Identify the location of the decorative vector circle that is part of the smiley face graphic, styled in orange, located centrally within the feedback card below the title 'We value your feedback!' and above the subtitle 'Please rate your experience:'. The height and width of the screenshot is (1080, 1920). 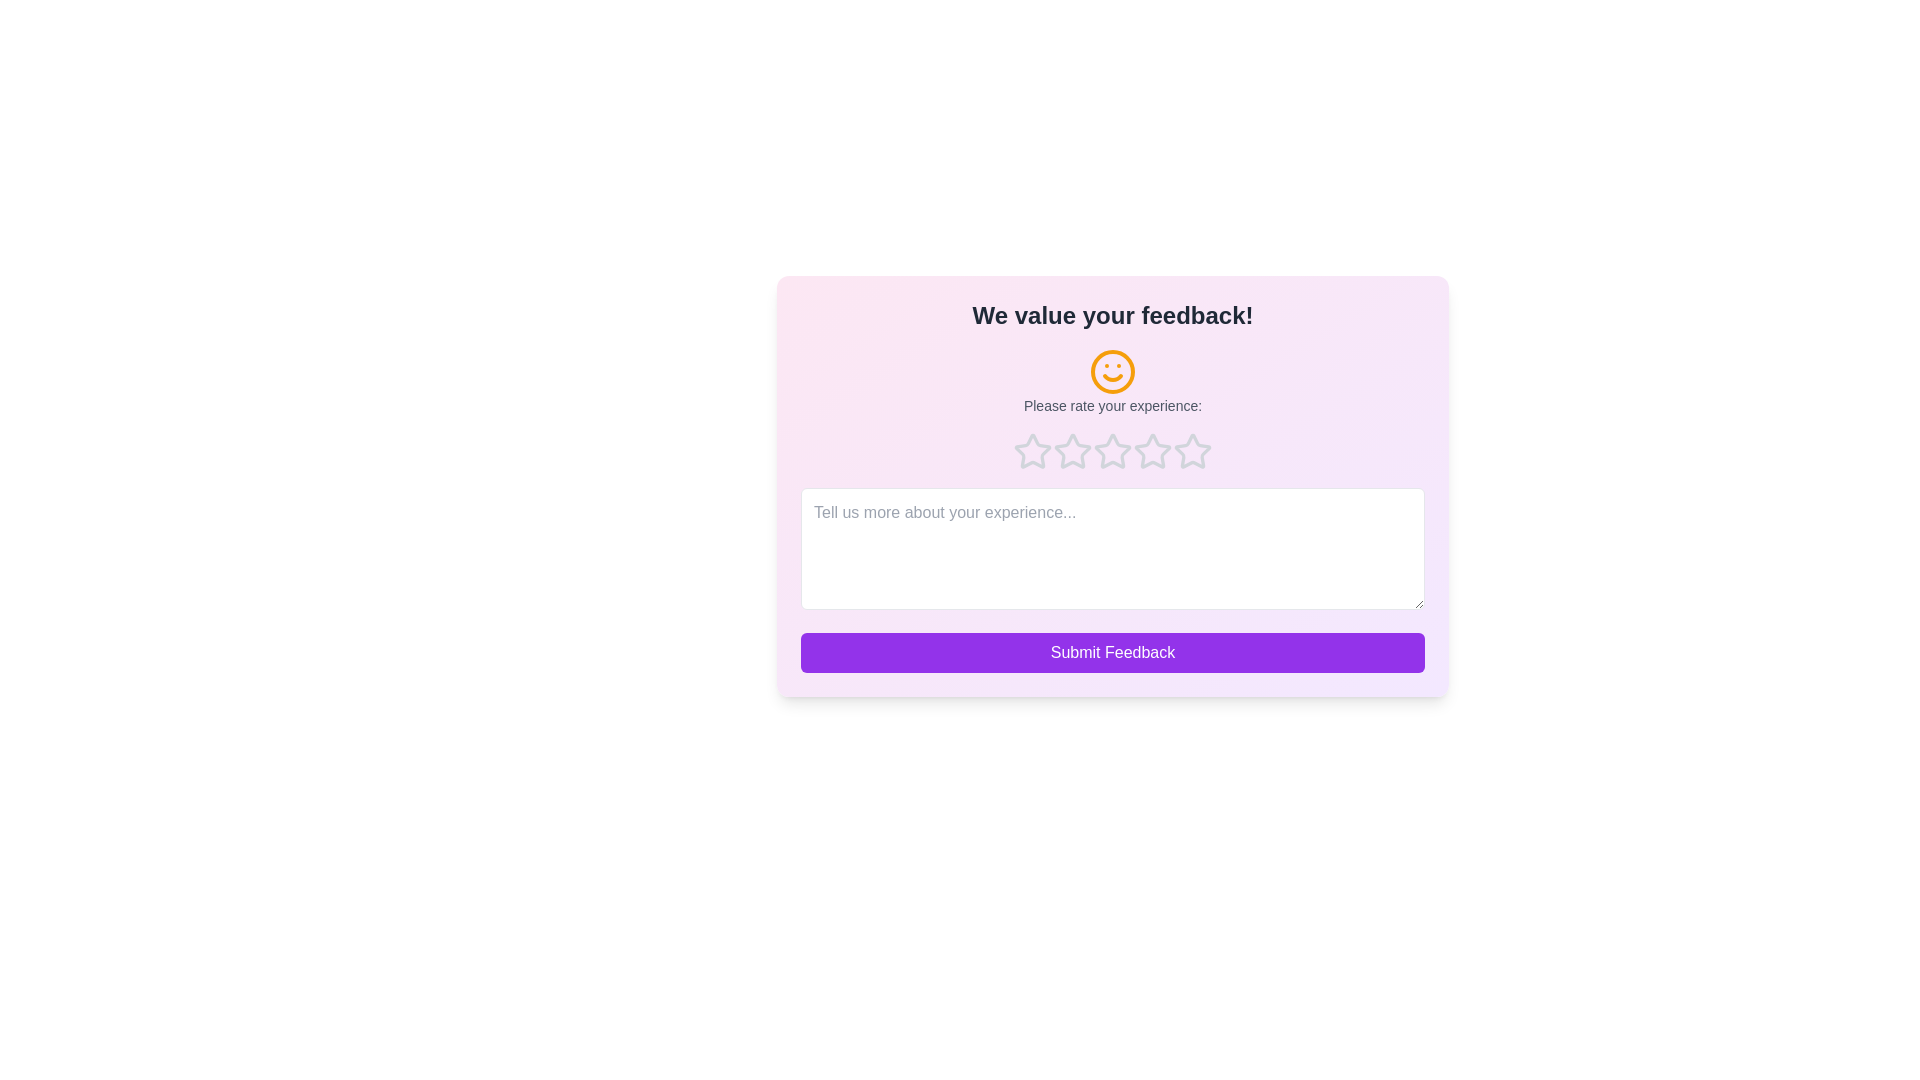
(1112, 371).